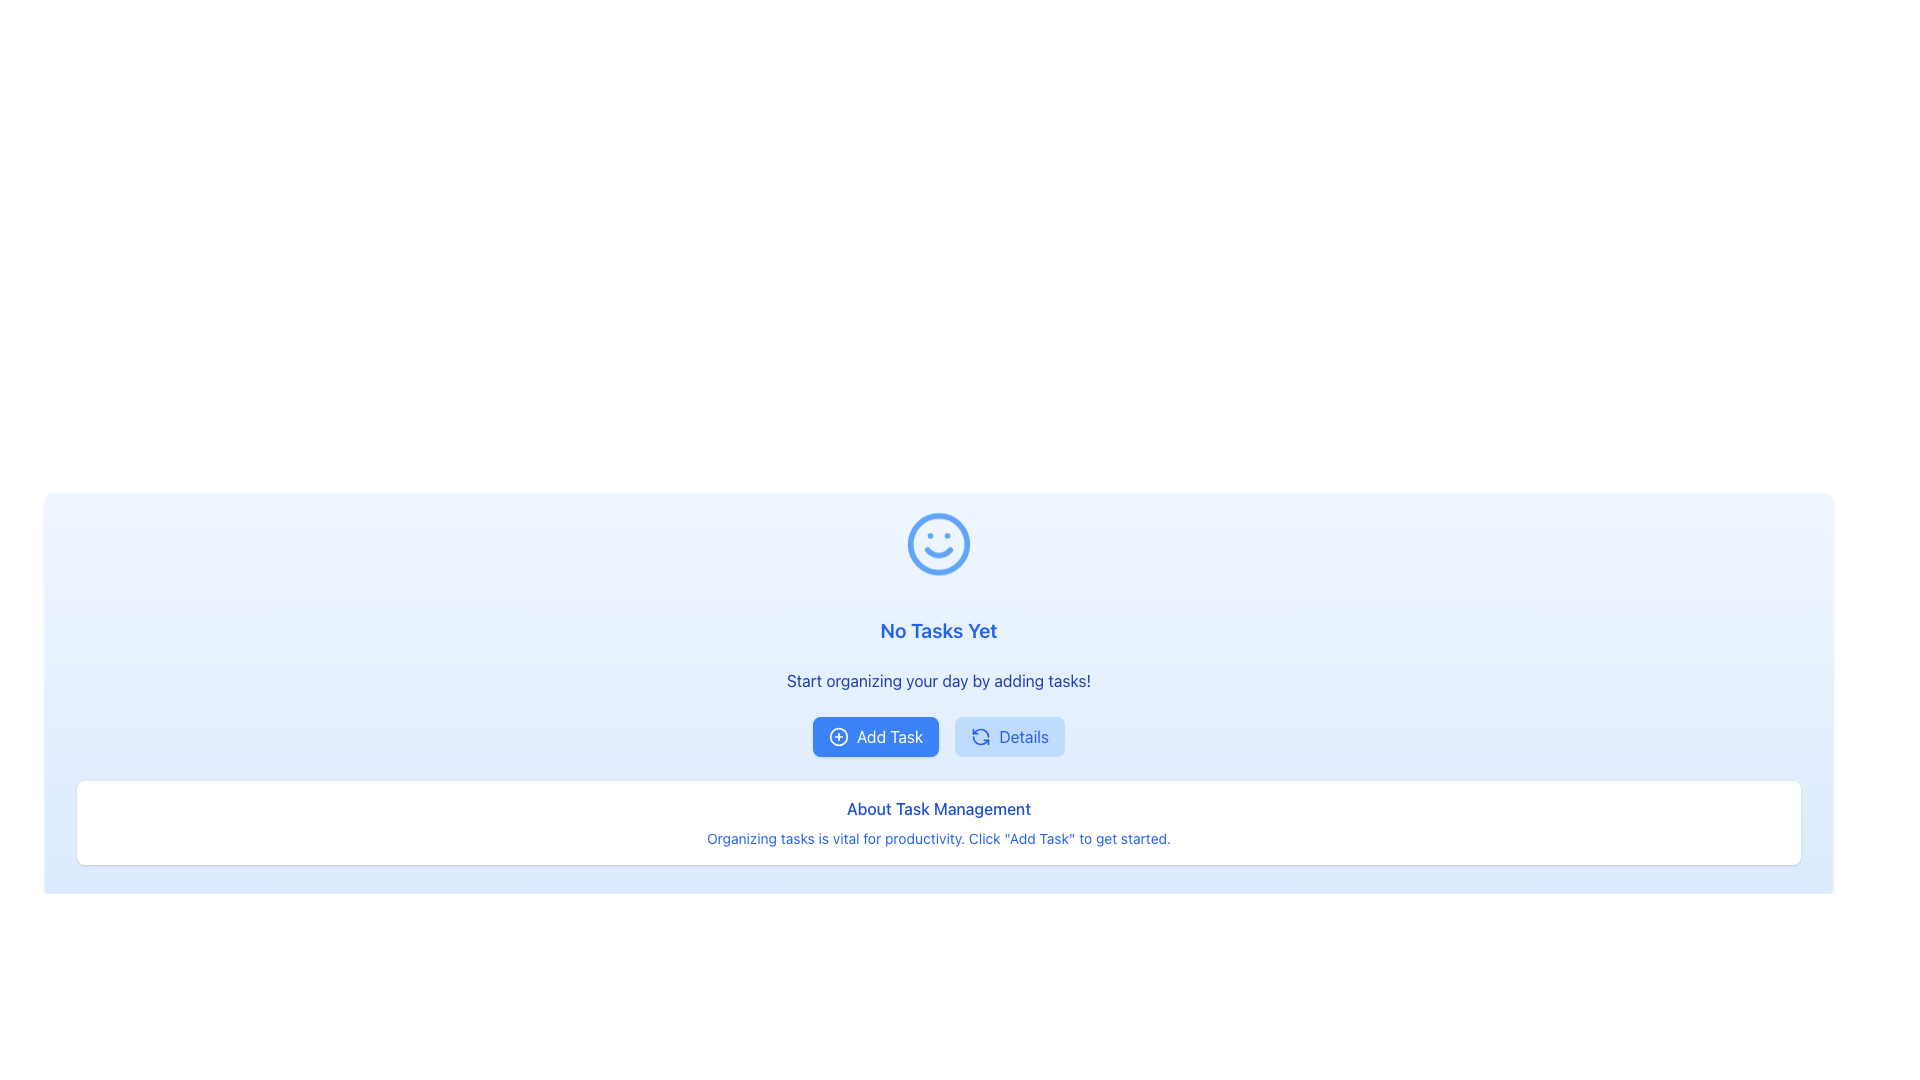 Image resolution: width=1920 pixels, height=1080 pixels. I want to click on the Text label that serves as an informational heading for the task management section, located in the lower middle section of the page, so click(938, 808).